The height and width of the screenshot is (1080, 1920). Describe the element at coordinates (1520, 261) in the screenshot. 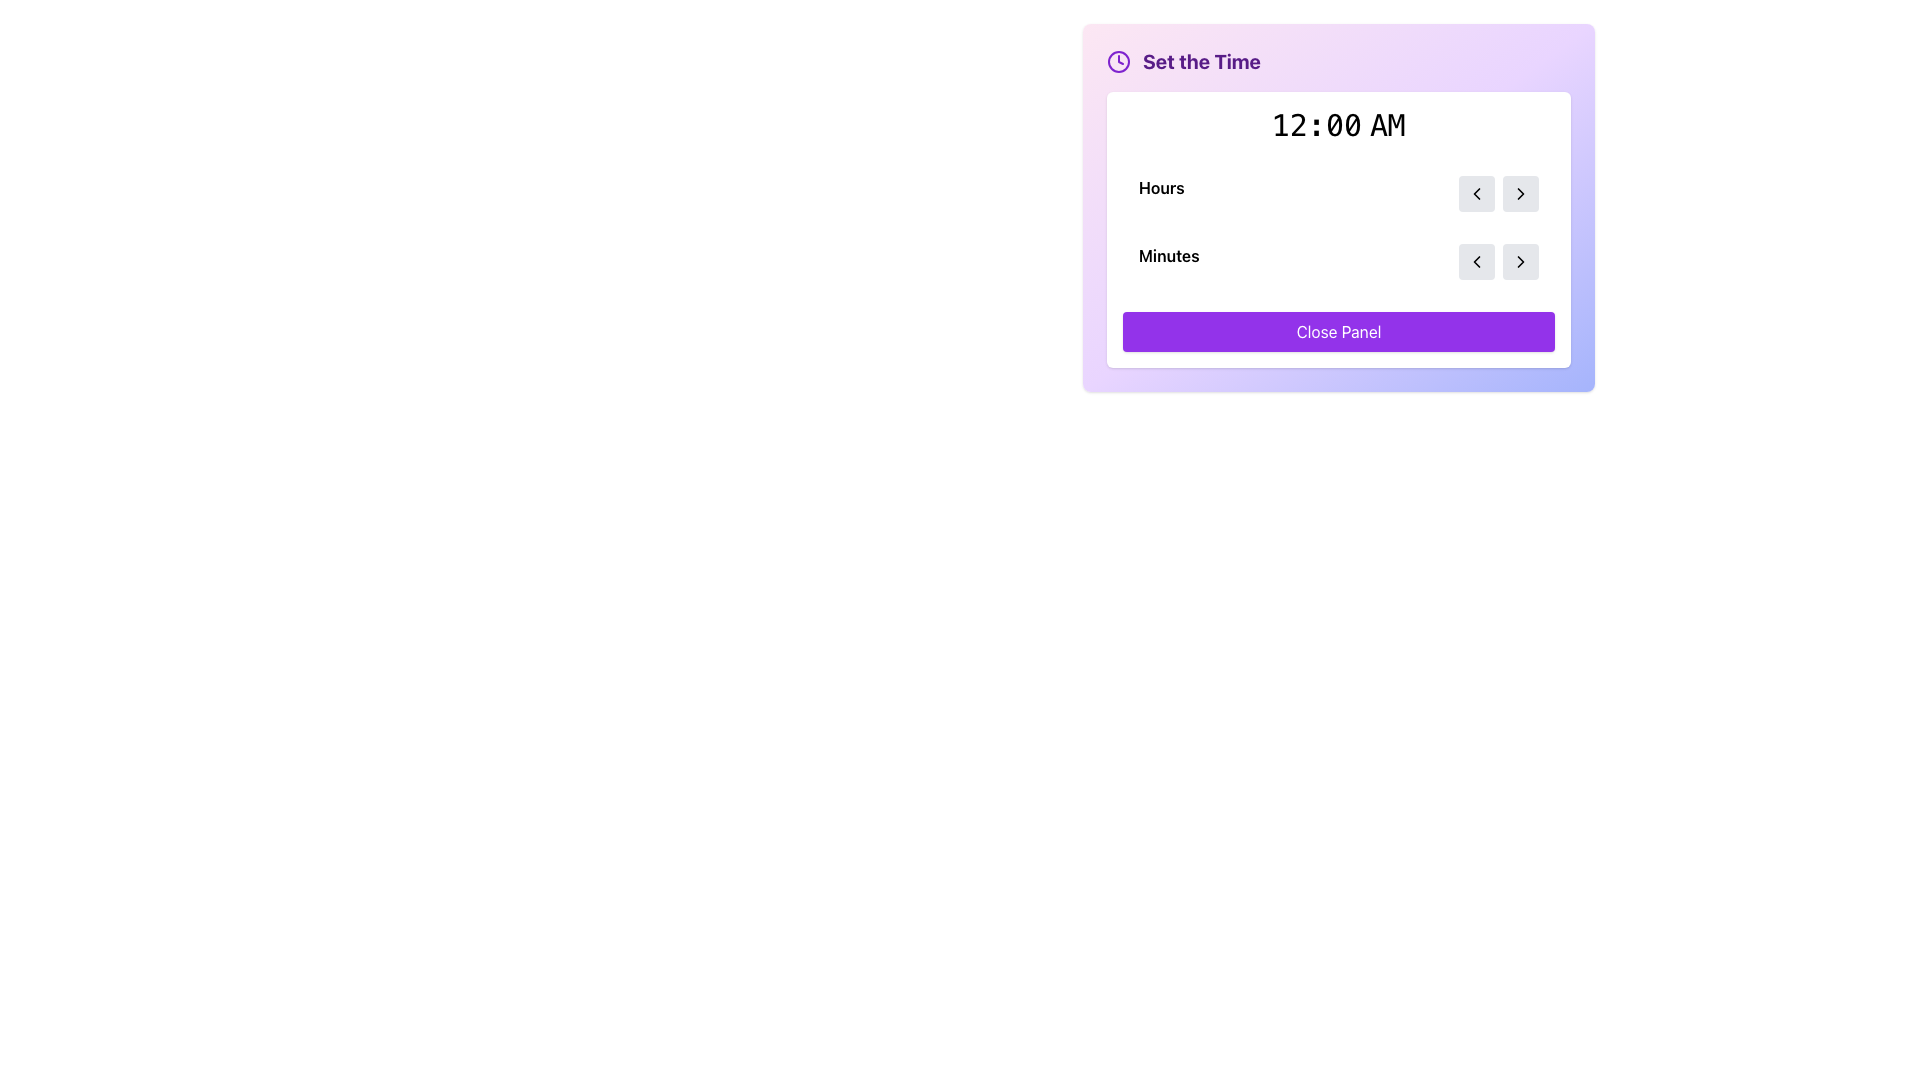

I see `the gray rectangular button with rounded edges and a right-pointing chevron in the bottom-right corner of the 'Minutes' section to trigger the hover effect` at that location.